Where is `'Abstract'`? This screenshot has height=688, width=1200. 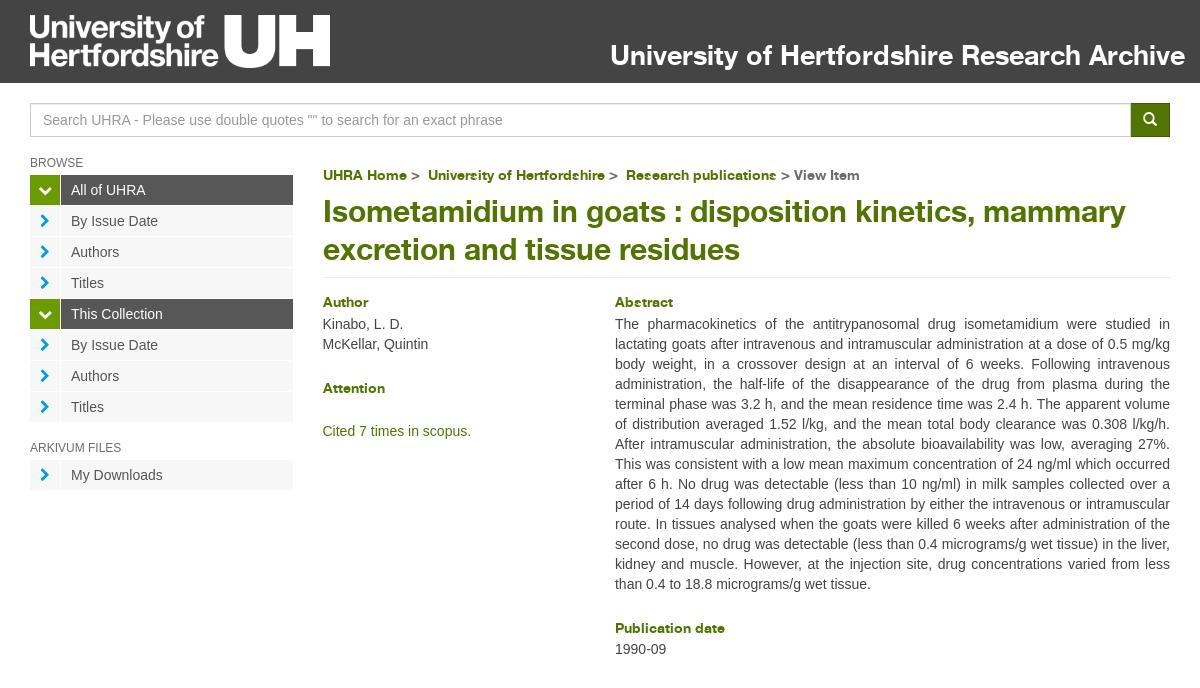 'Abstract' is located at coordinates (614, 301).